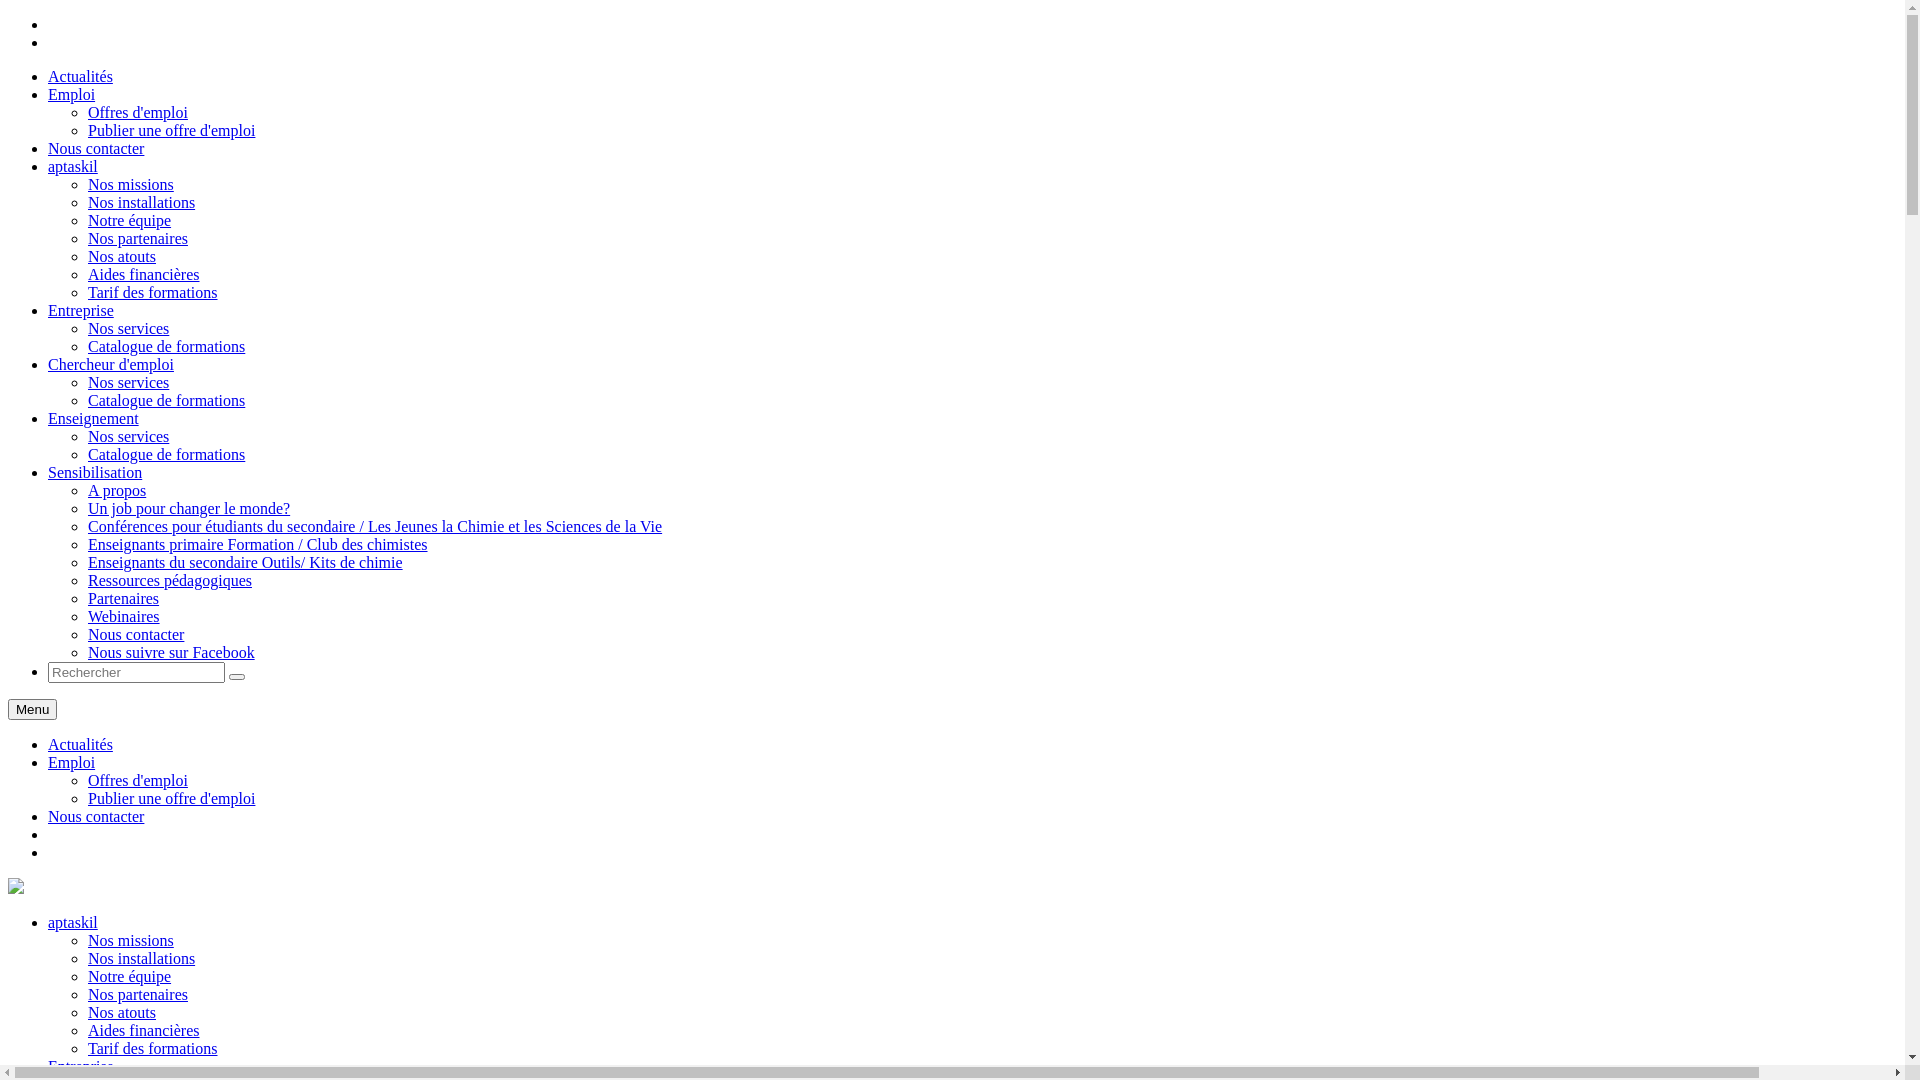 This screenshot has height=1080, width=1920. I want to click on 'Nous suivre sur Facebook', so click(86, 652).